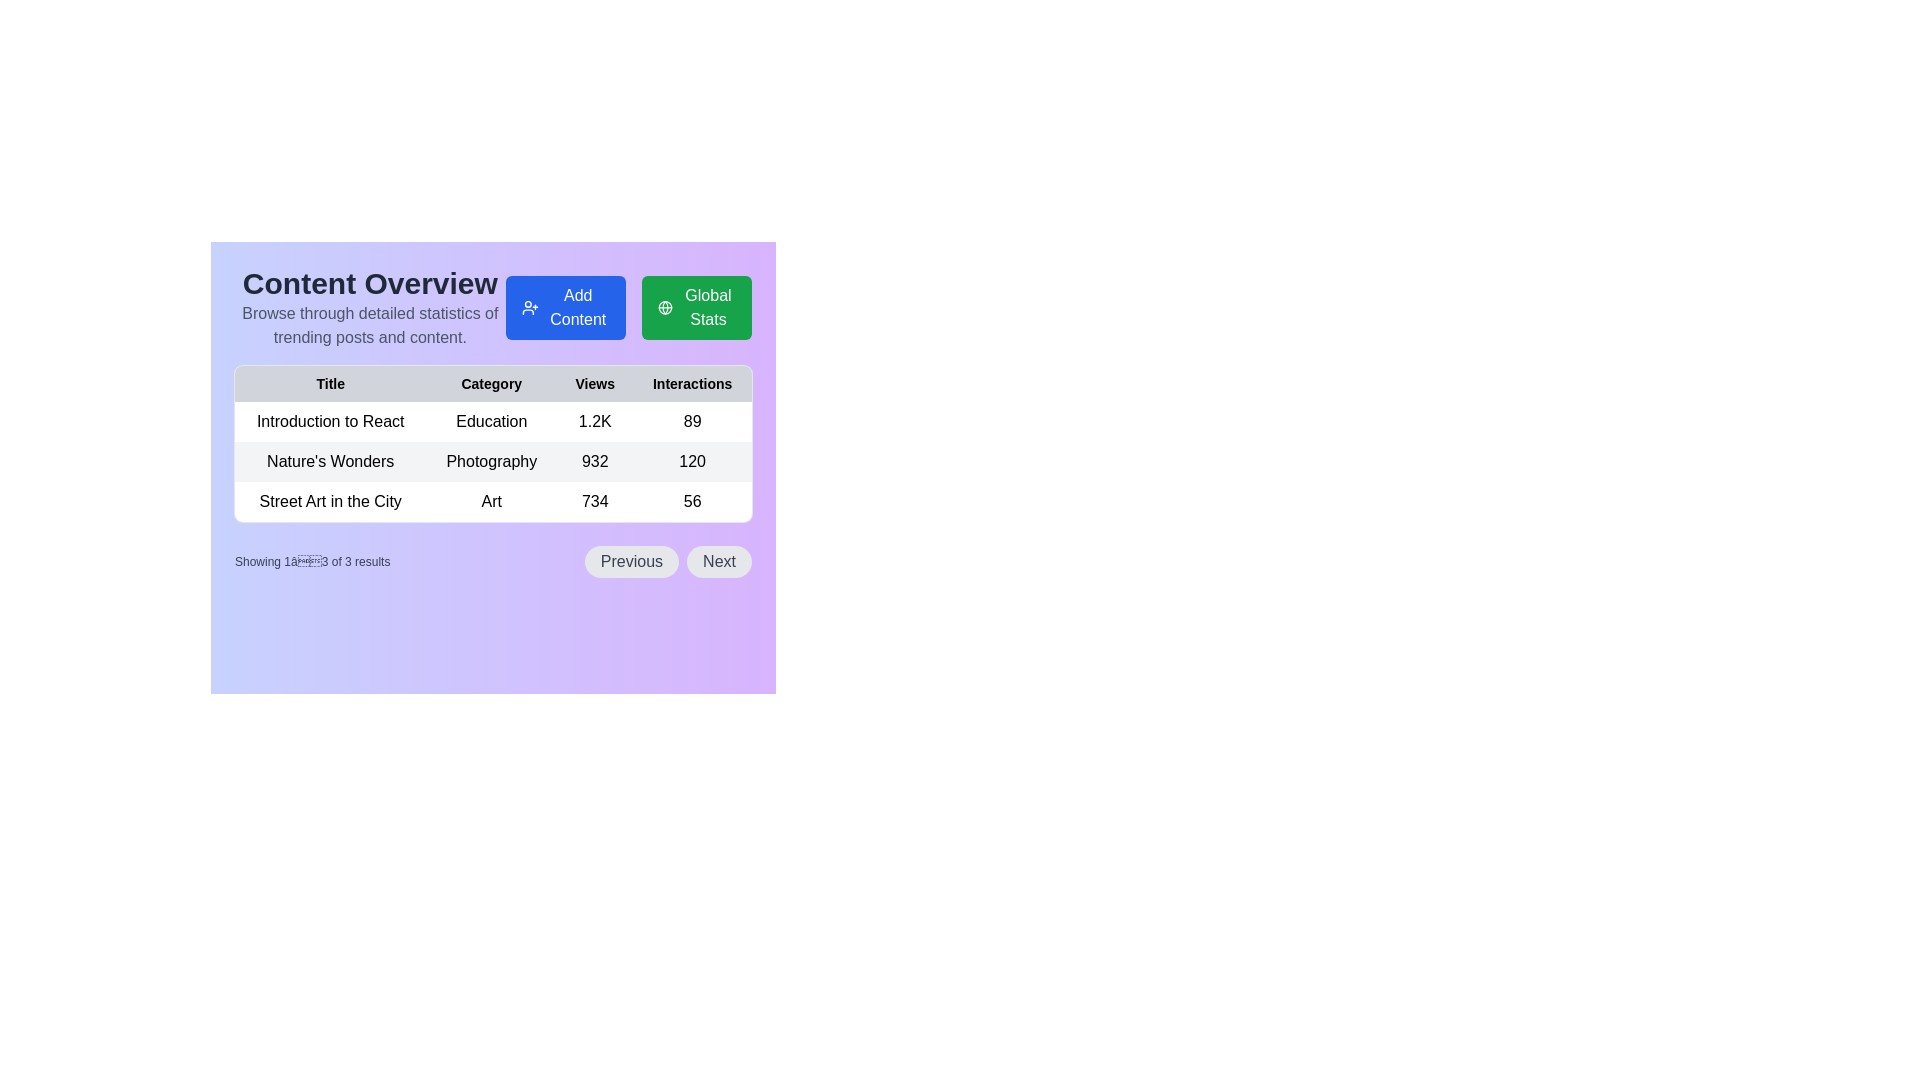 Image resolution: width=1920 pixels, height=1080 pixels. What do you see at coordinates (493, 562) in the screenshot?
I see `the 'Previous' button of the pagination controls located below the content table` at bounding box center [493, 562].